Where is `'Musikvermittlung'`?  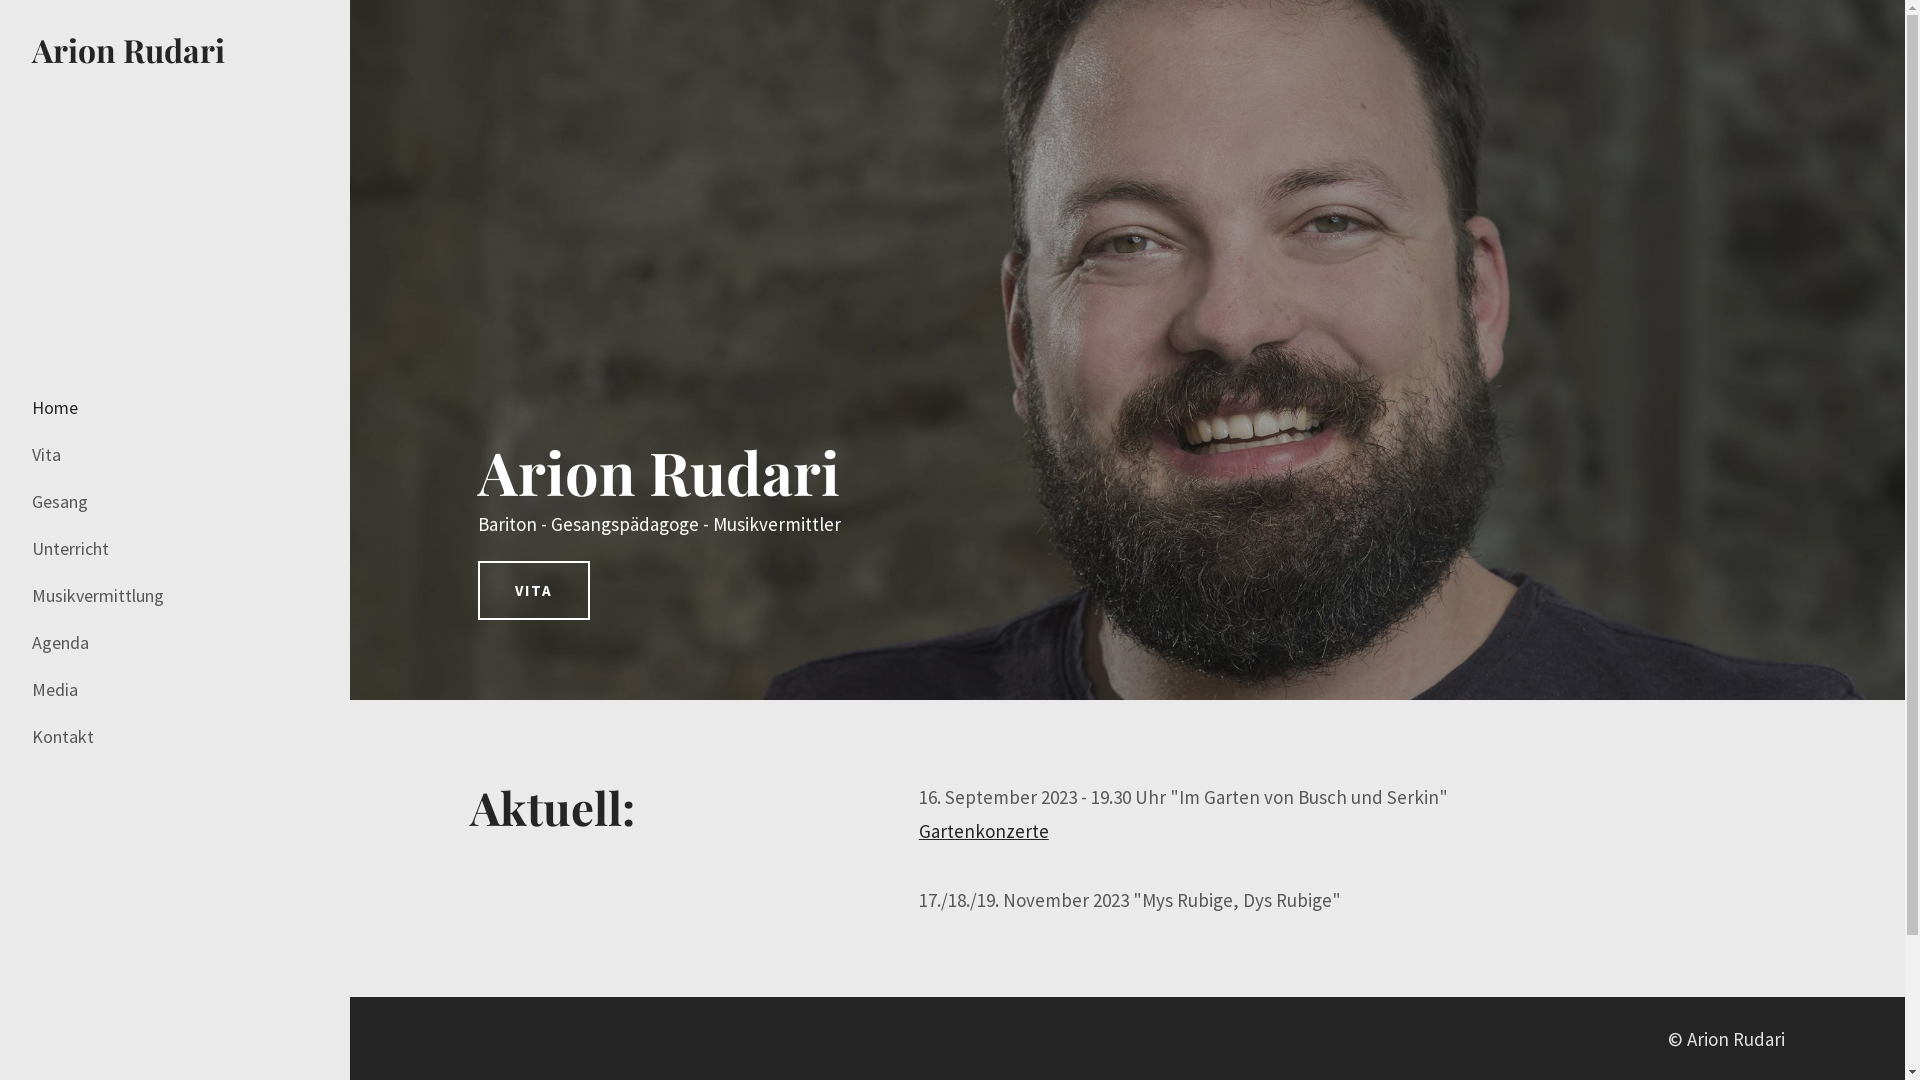
'Musikvermittlung' is located at coordinates (32, 595).